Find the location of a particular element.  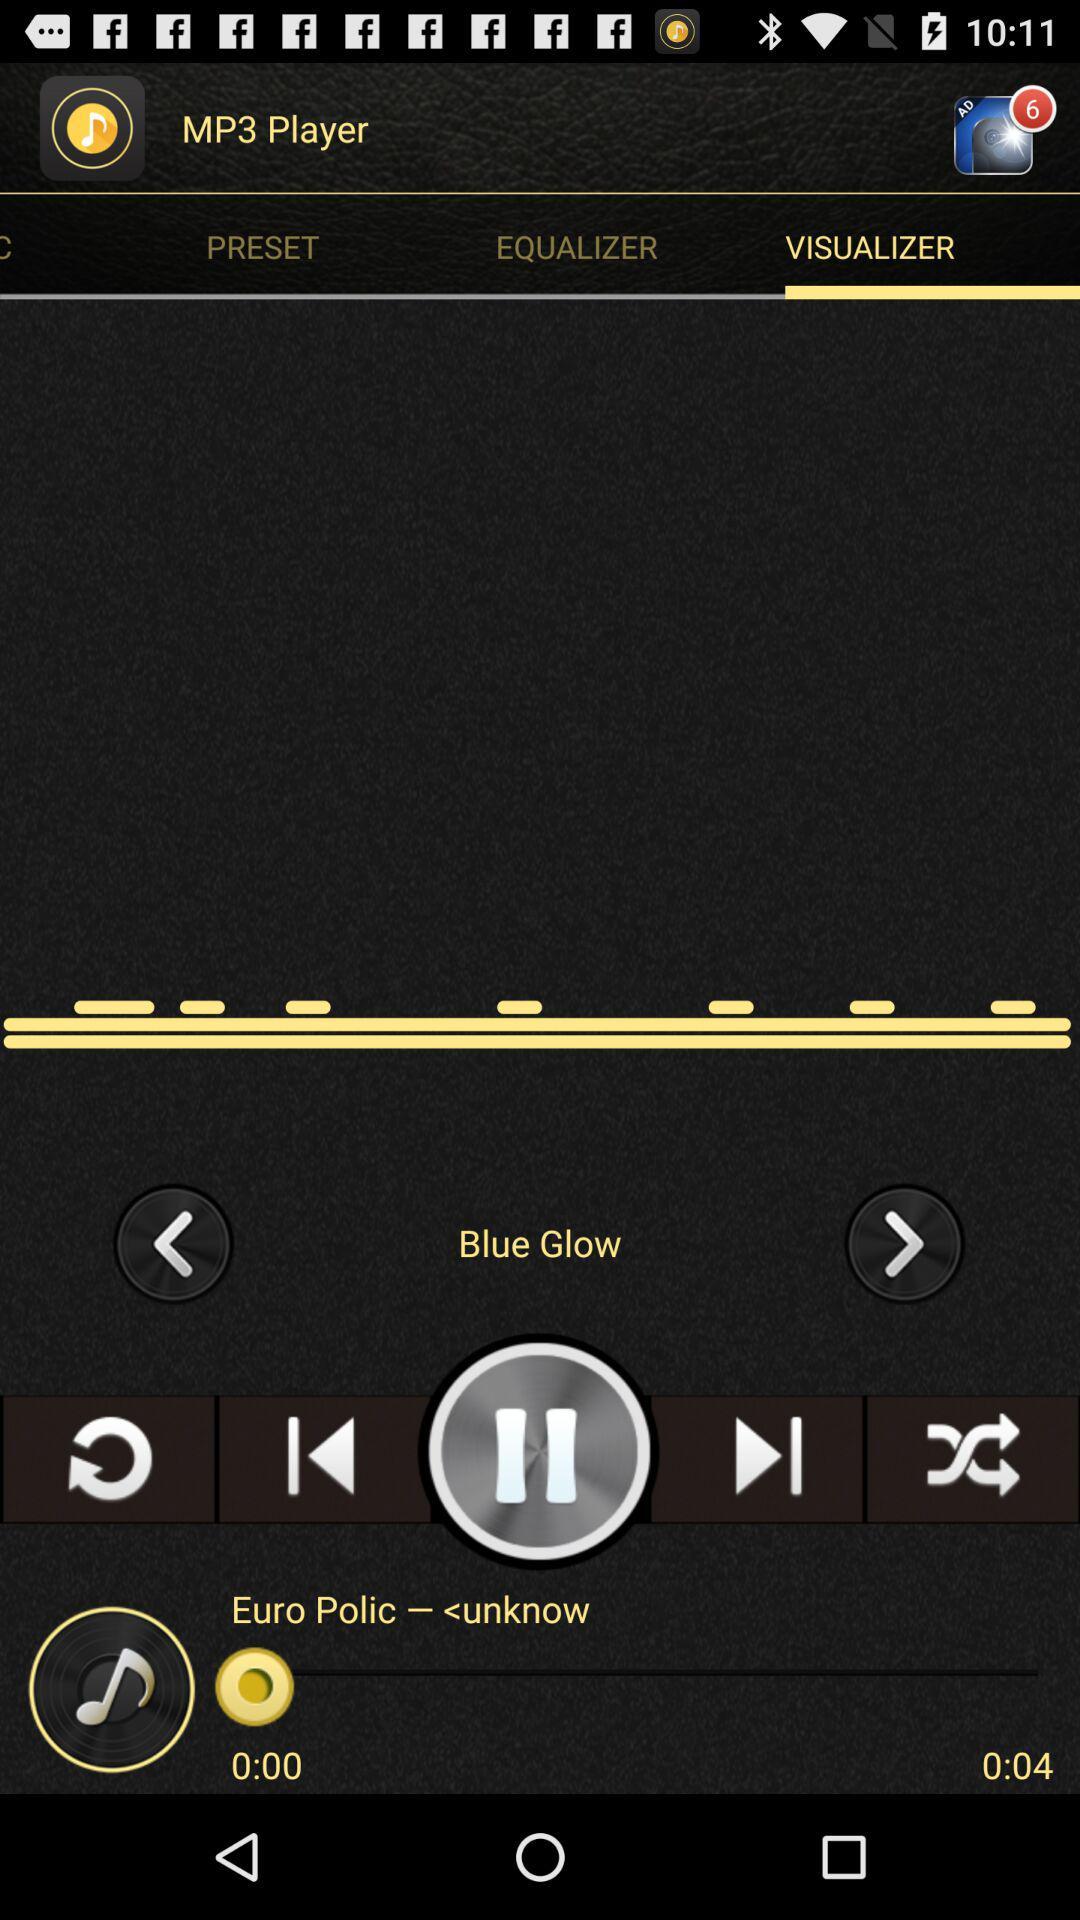

the app below the mp3 player is located at coordinates (355, 245).